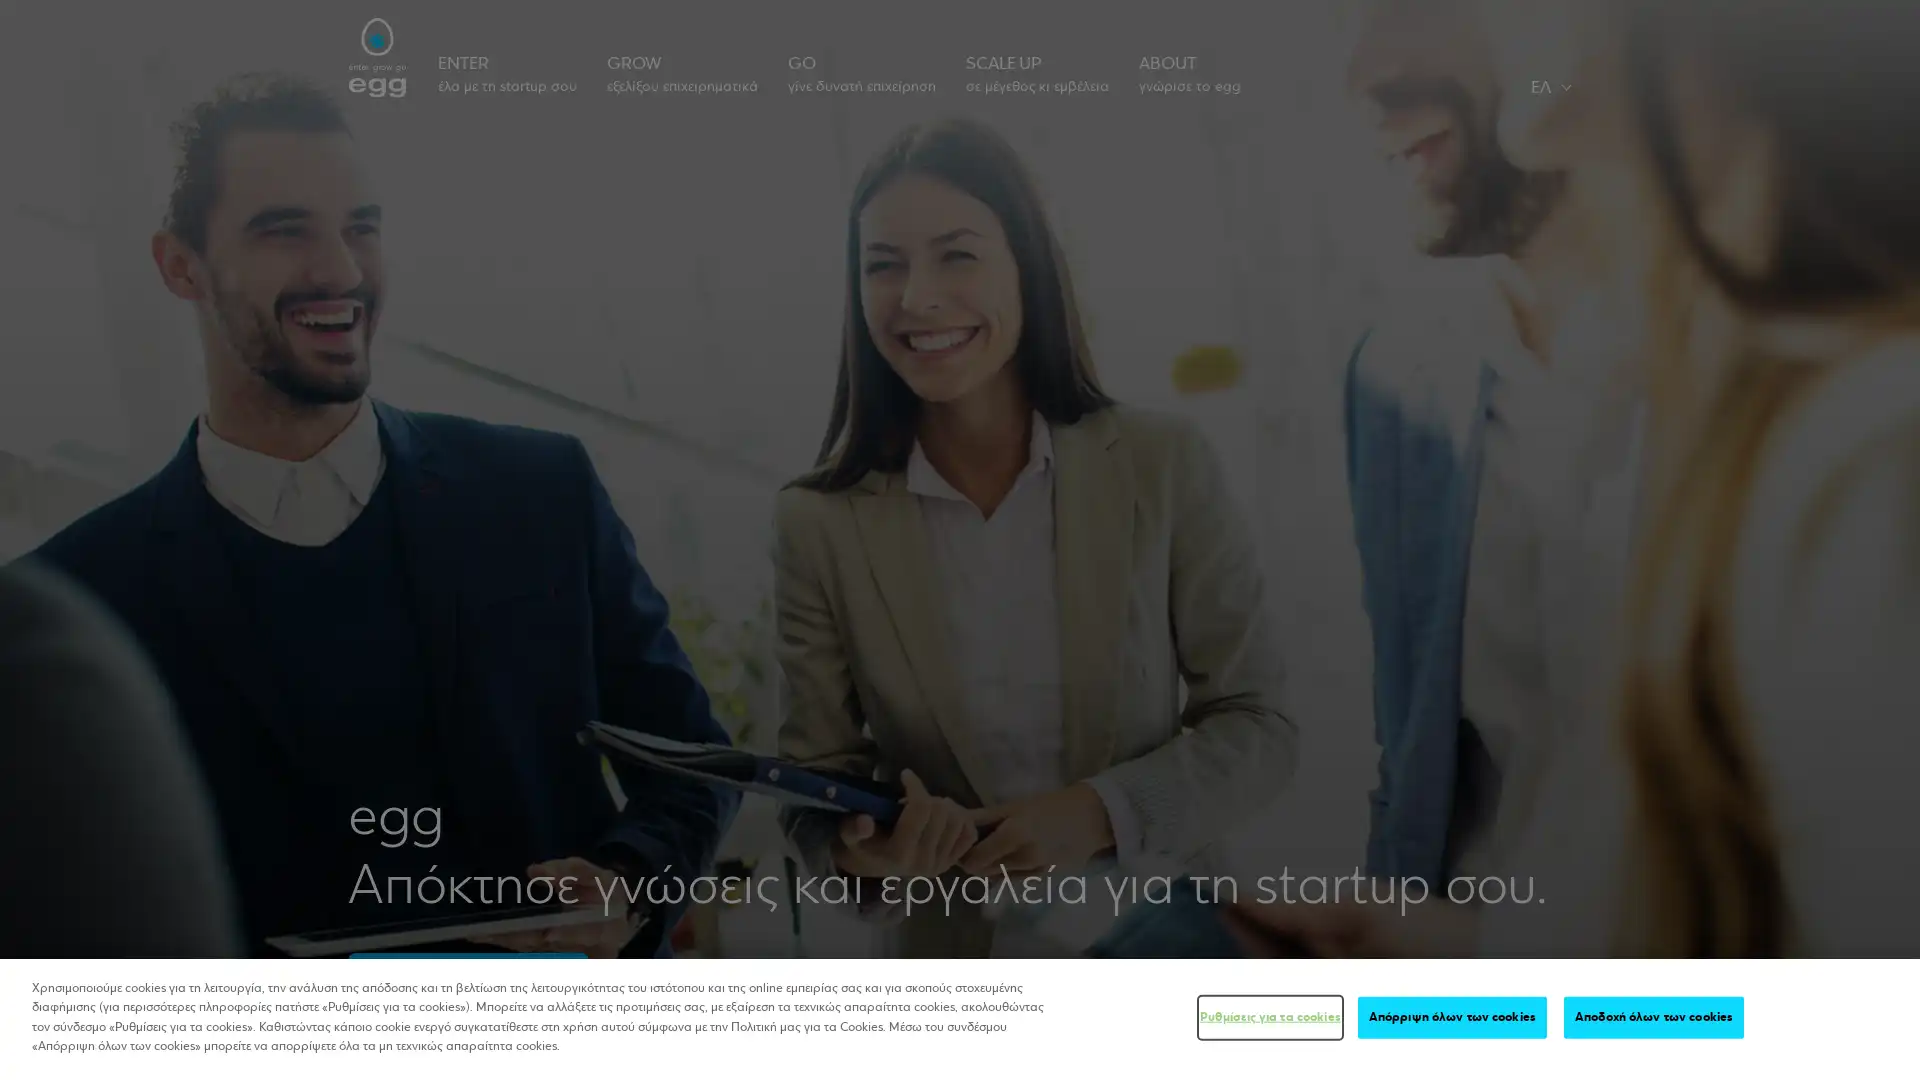  I want to click on cookies, so click(1268, 1017).